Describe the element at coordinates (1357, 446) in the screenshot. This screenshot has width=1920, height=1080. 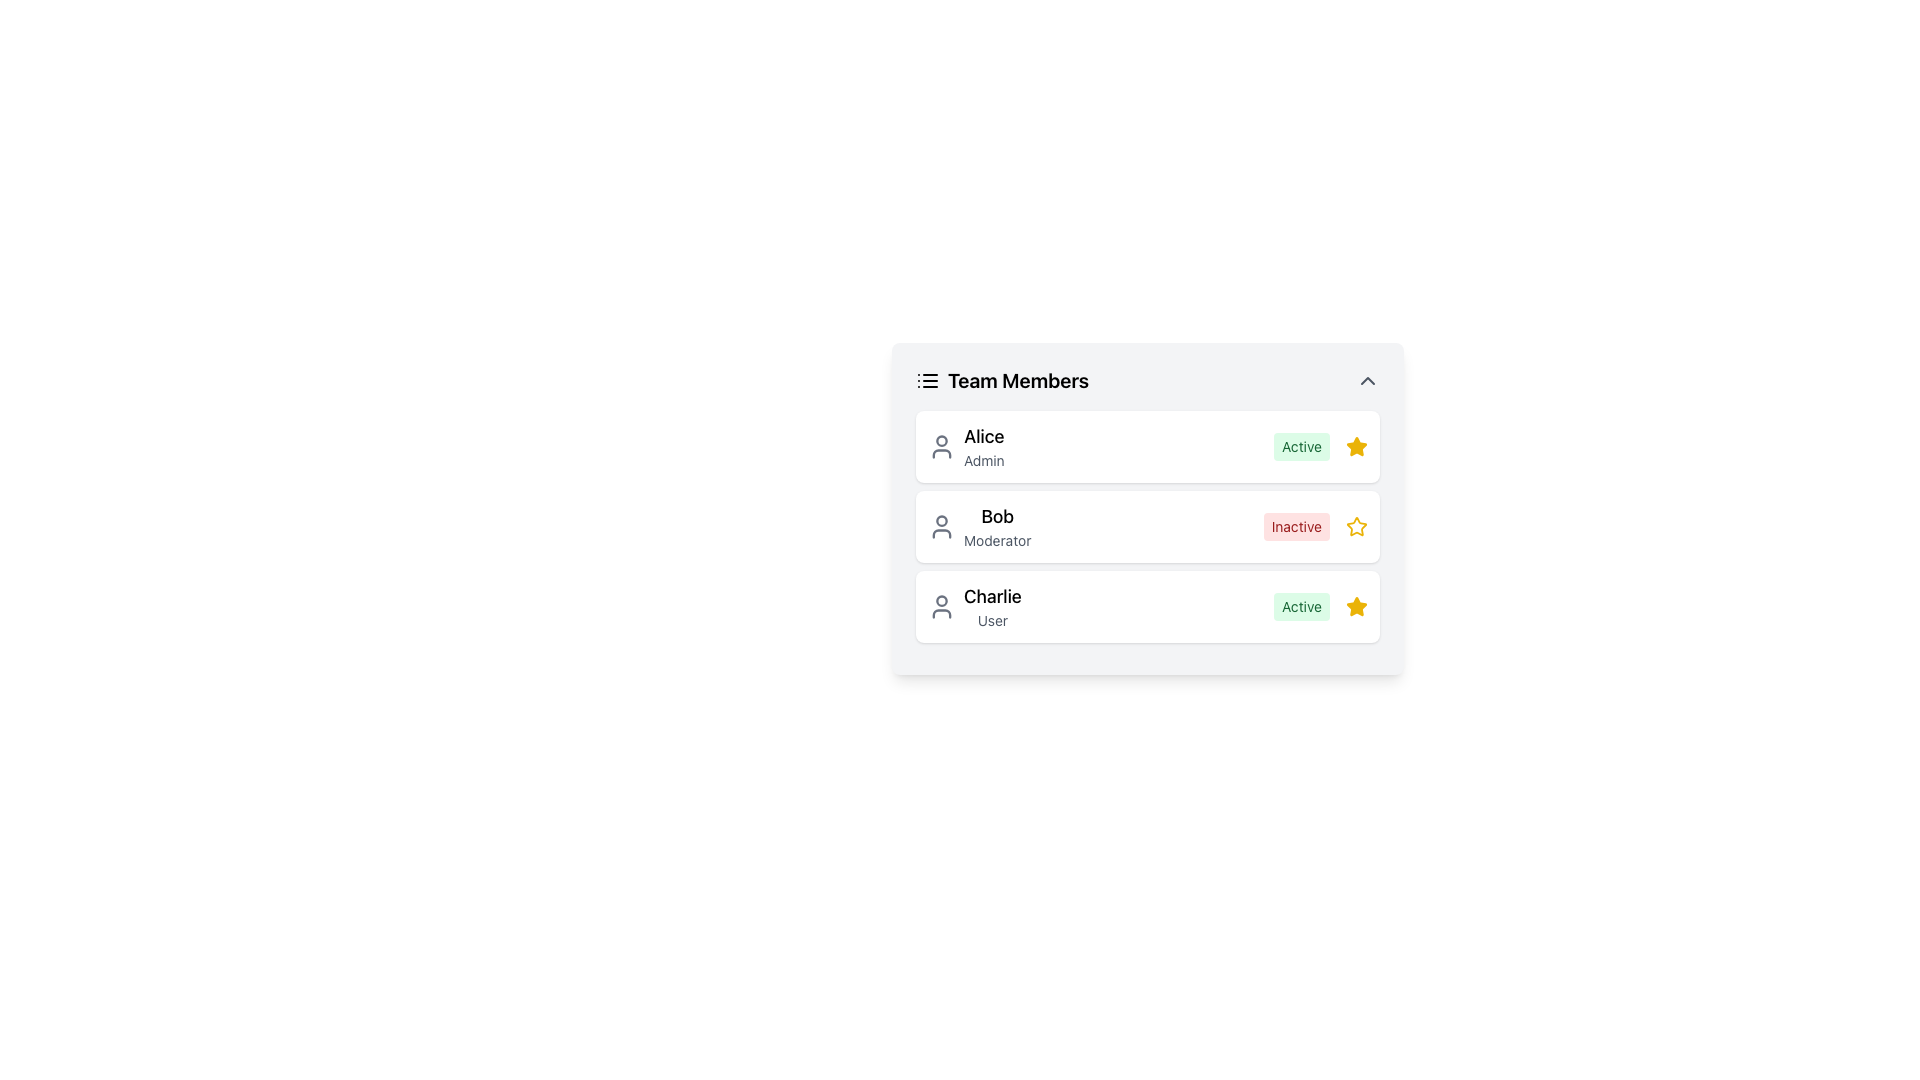
I see `the interactive button associated with user 'Alice' in the 'Active' section` at that location.